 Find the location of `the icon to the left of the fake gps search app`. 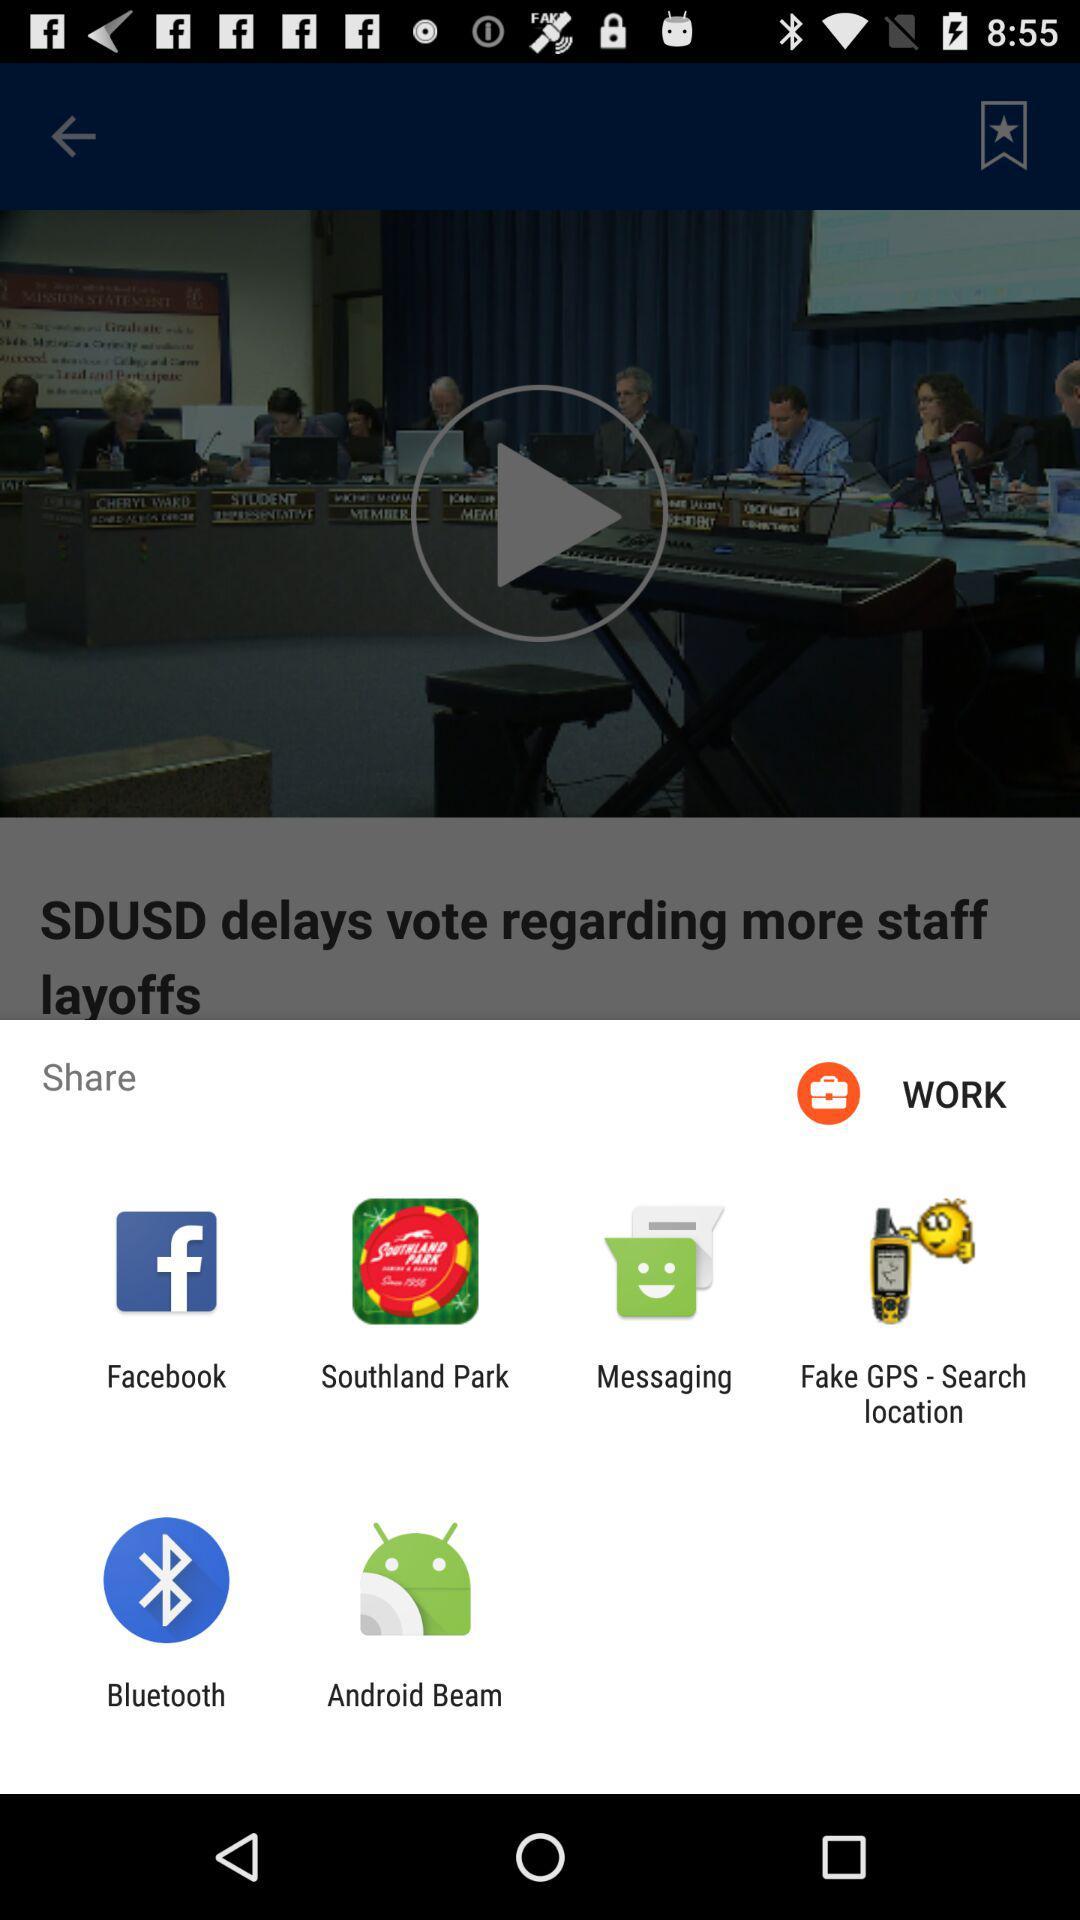

the icon to the left of the fake gps search app is located at coordinates (664, 1392).